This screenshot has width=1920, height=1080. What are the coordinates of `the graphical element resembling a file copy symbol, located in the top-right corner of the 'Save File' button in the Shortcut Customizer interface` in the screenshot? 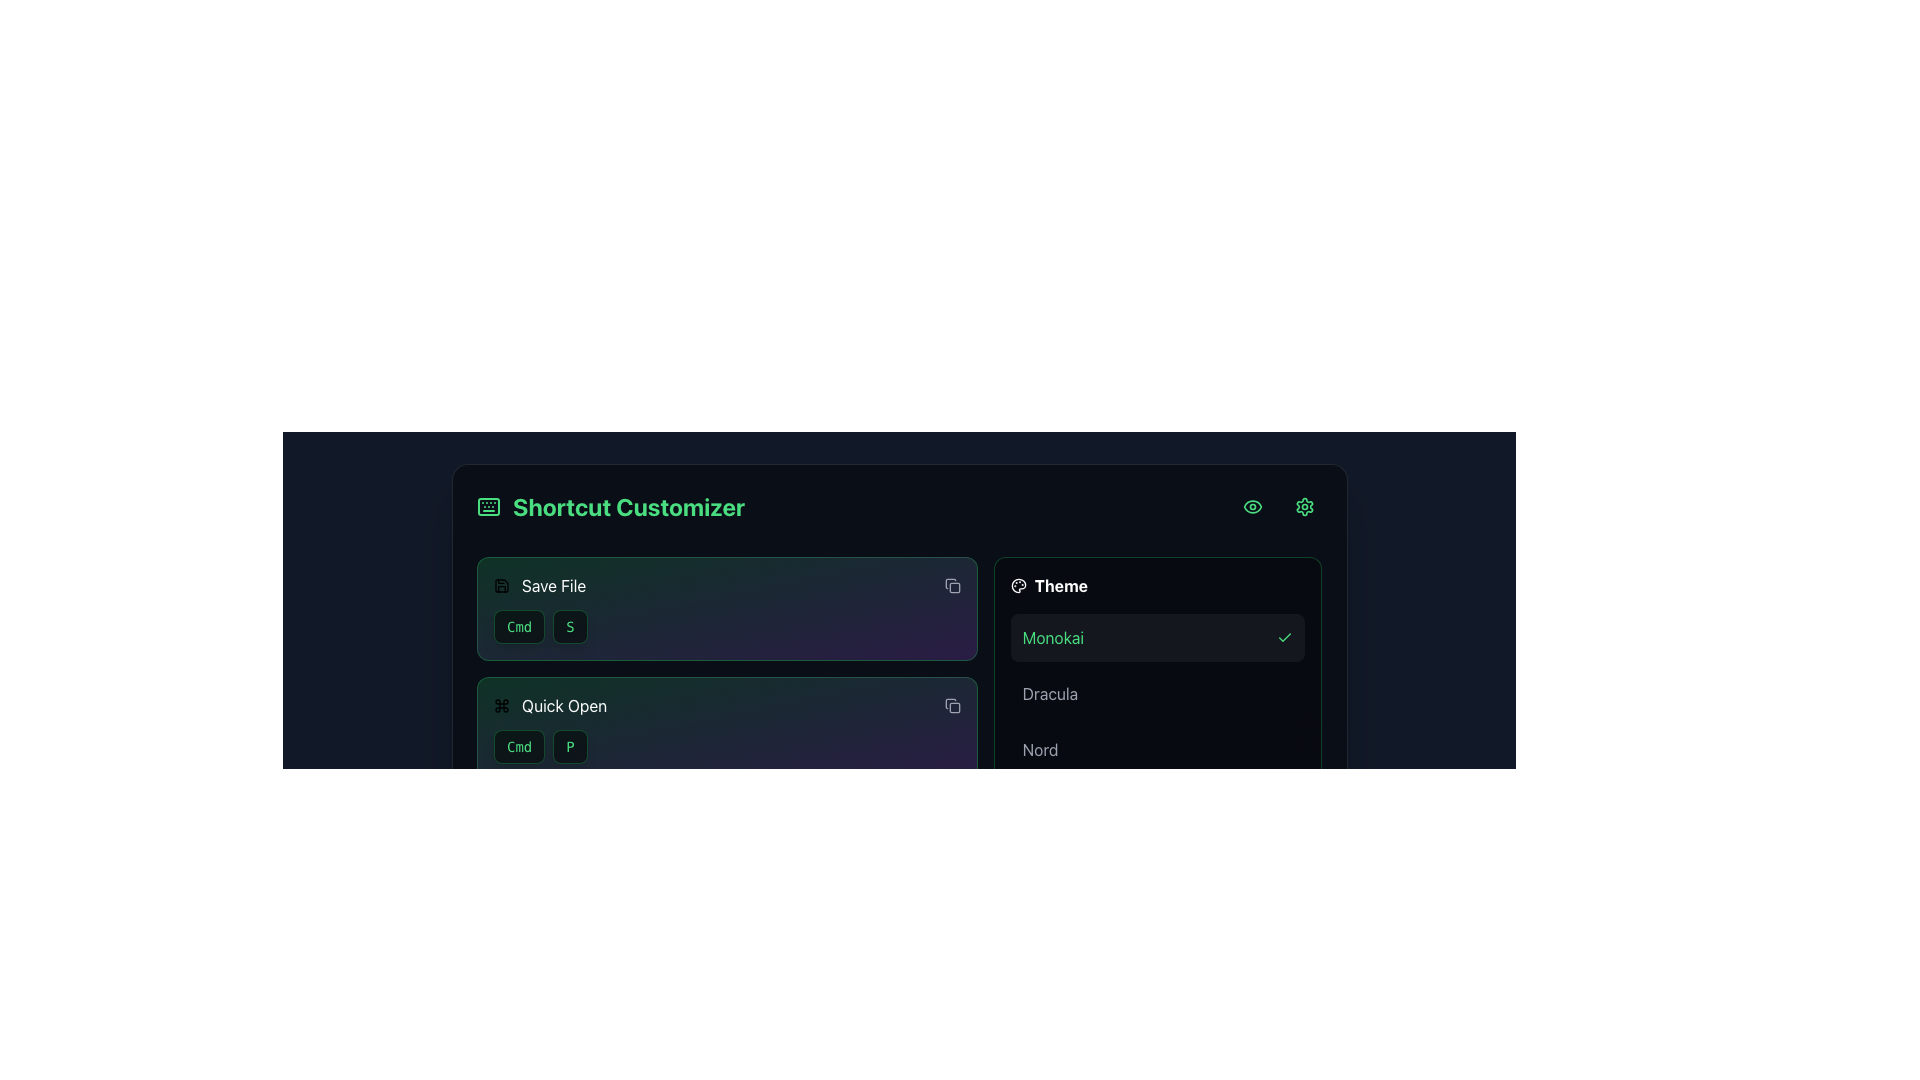 It's located at (949, 583).